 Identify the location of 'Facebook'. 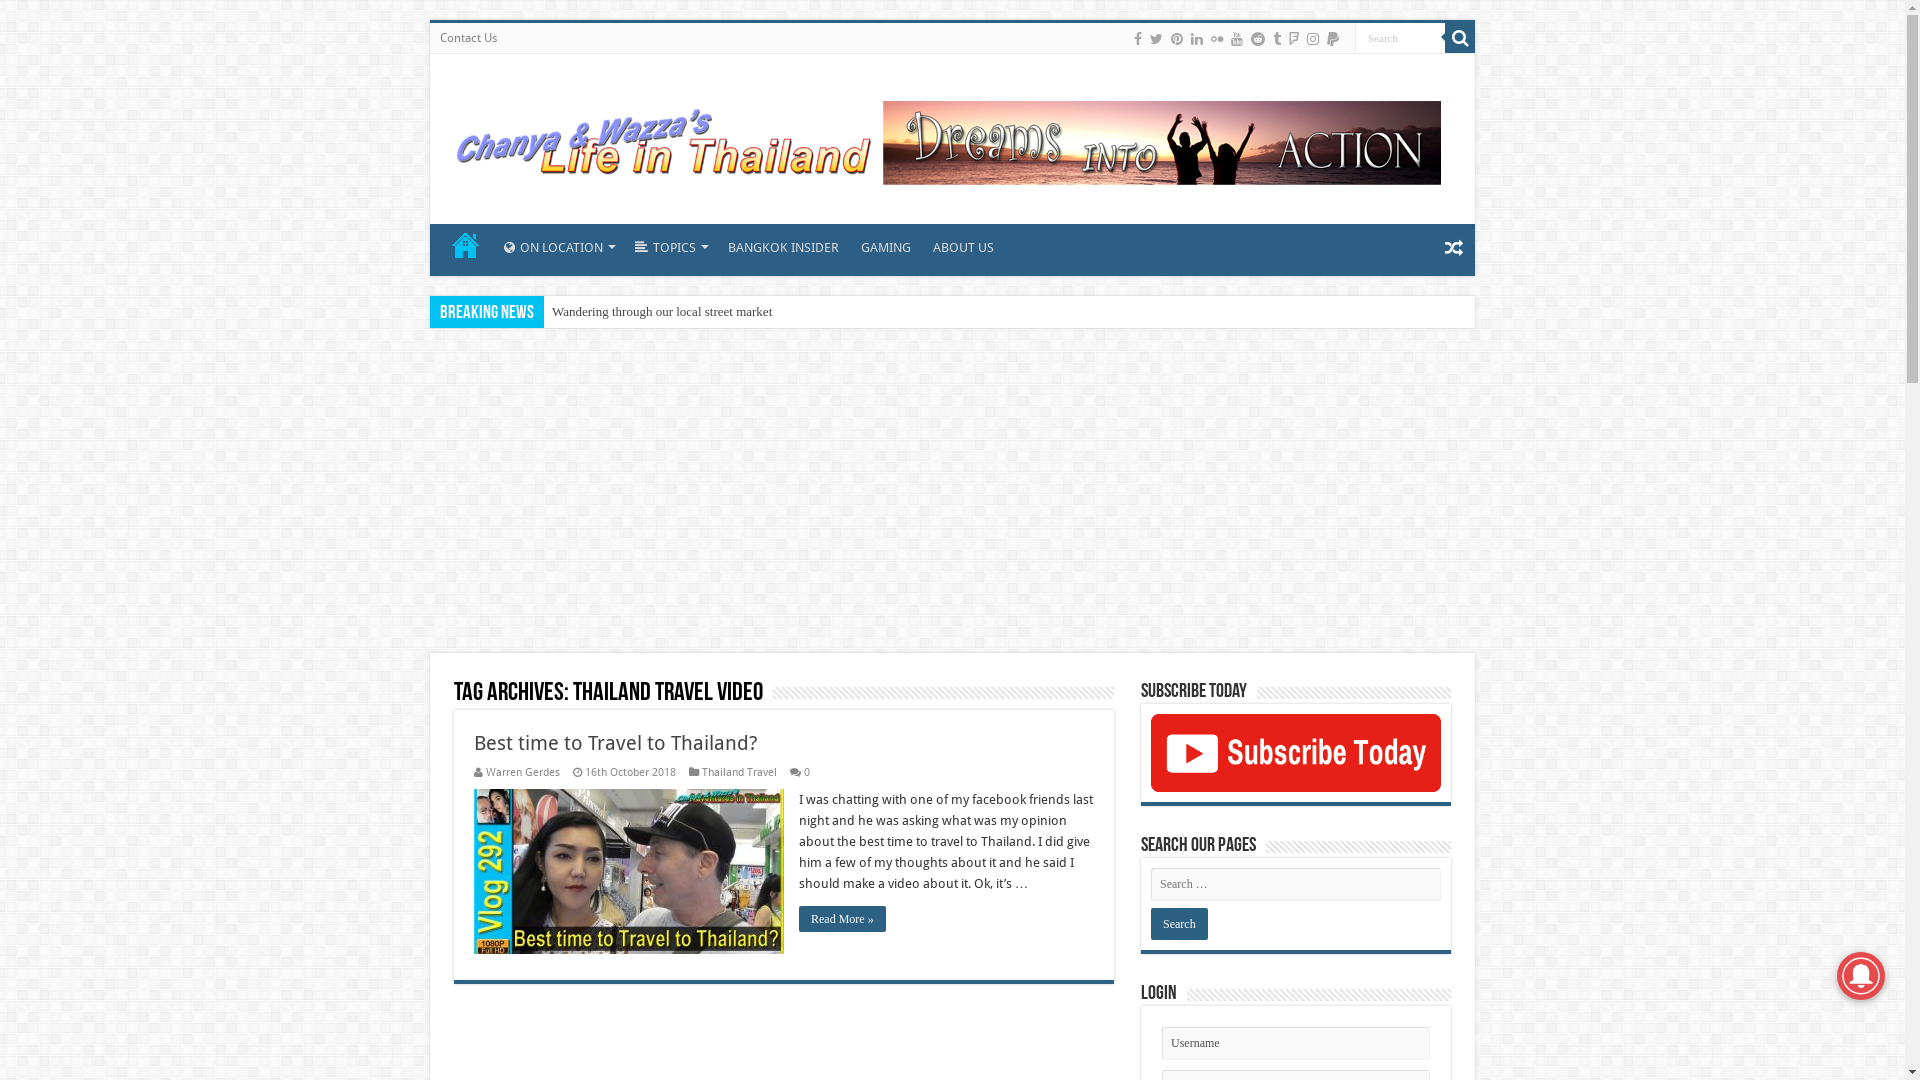
(1137, 38).